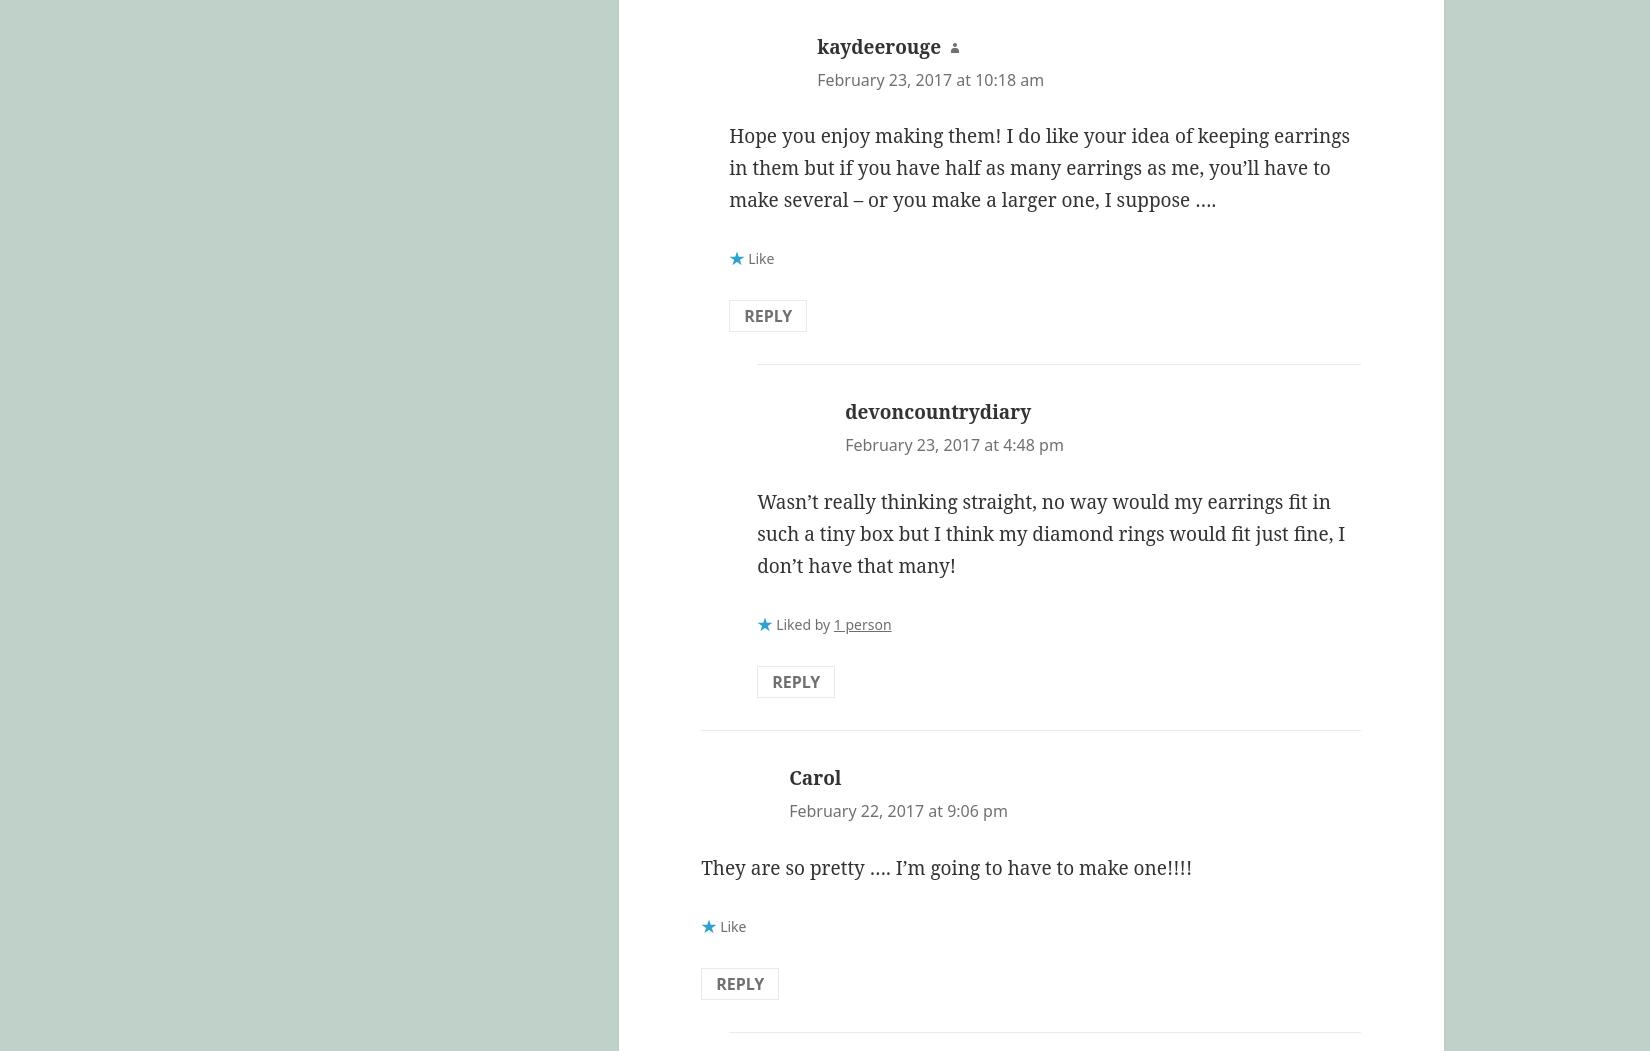 The height and width of the screenshot is (1051, 1650). Describe the element at coordinates (946, 865) in the screenshot. I see `'They are so pretty …. I’m going to have to make one!!!!'` at that location.